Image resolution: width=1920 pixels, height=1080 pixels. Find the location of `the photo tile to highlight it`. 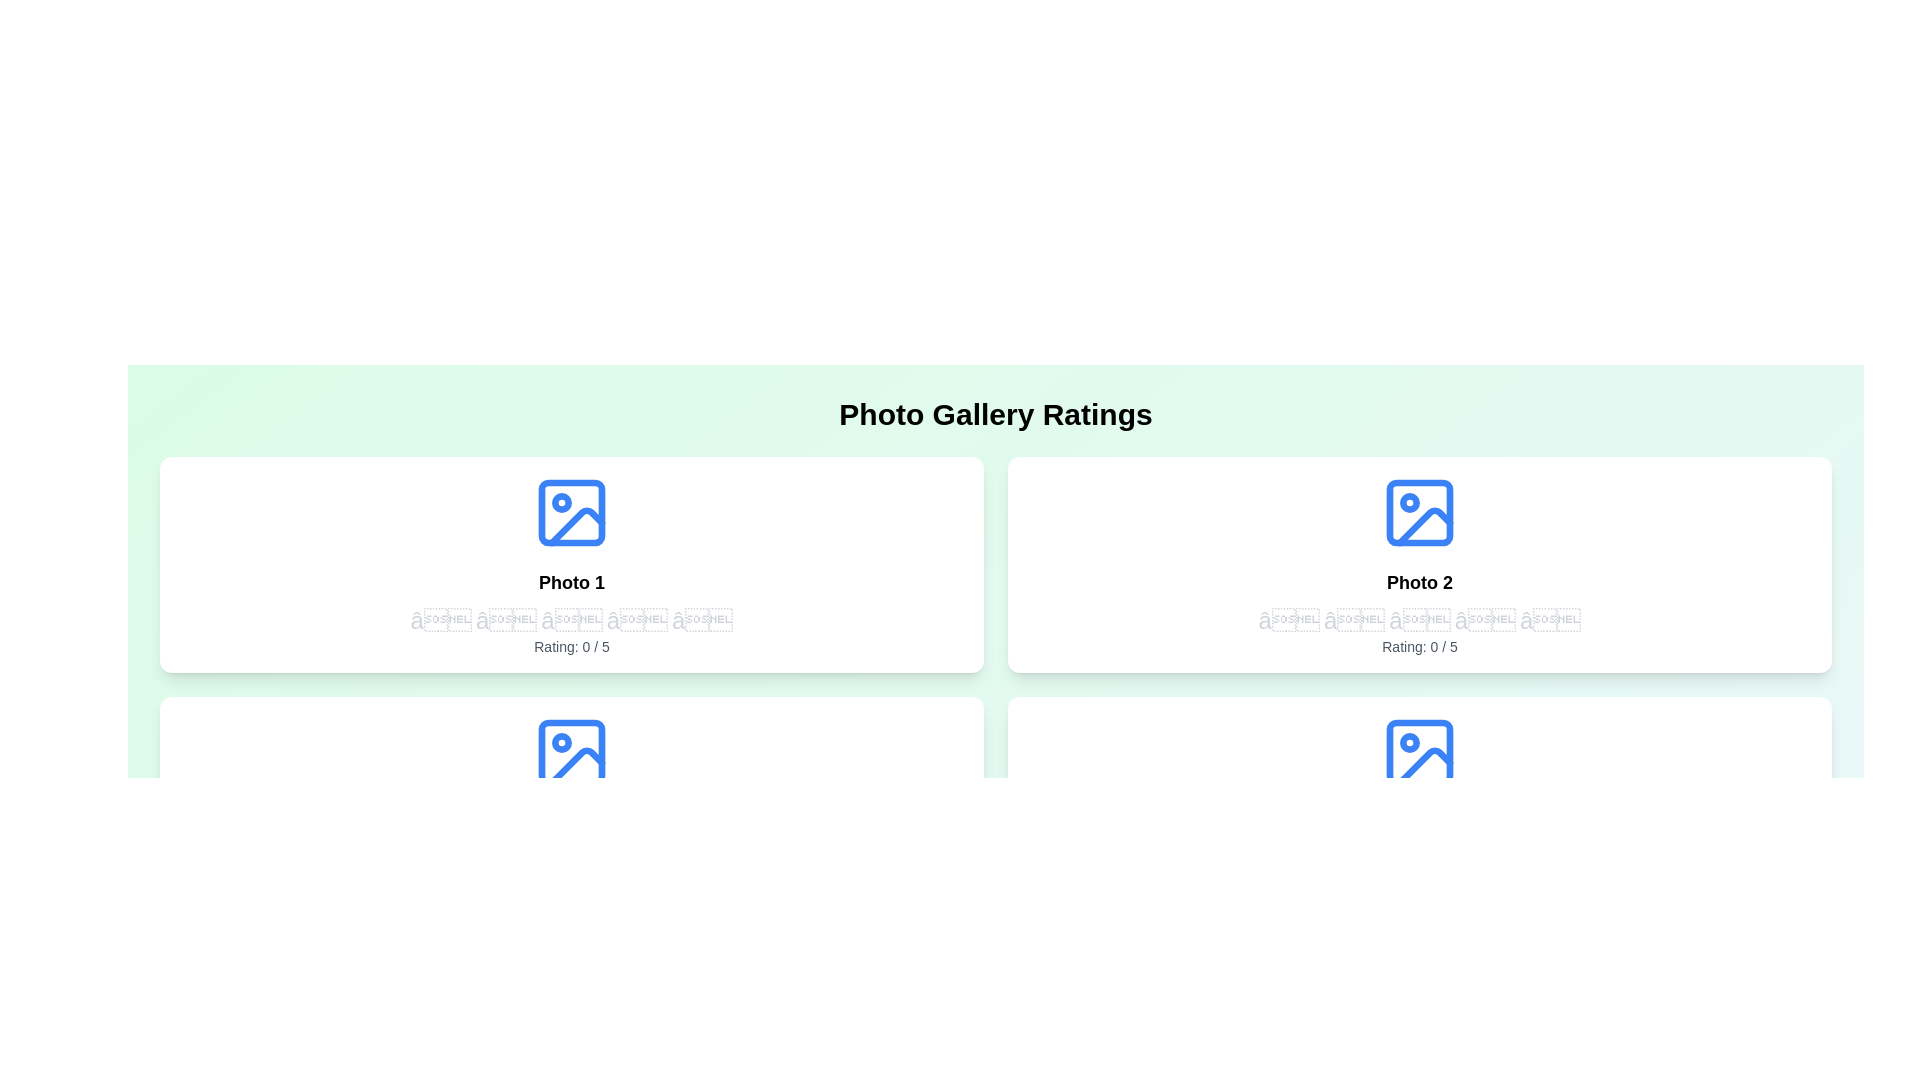

the photo tile to highlight it is located at coordinates (570, 564).